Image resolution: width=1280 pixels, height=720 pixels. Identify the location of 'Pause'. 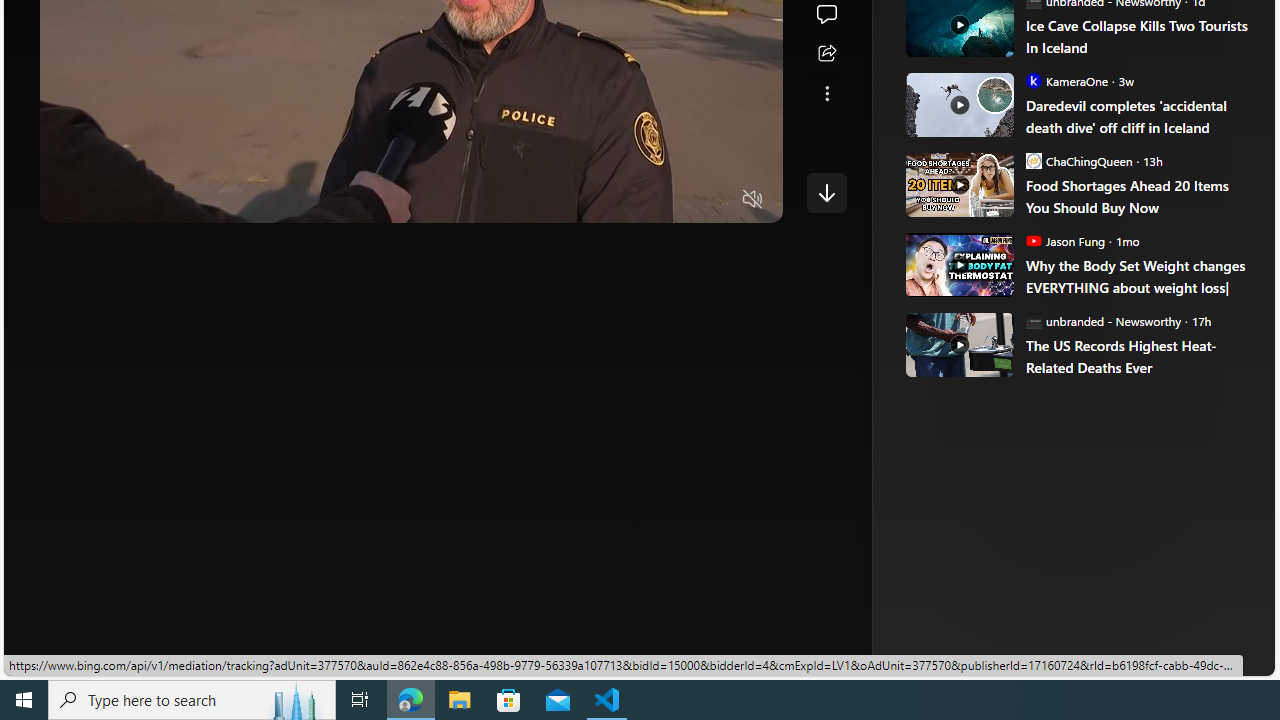
(69, 200).